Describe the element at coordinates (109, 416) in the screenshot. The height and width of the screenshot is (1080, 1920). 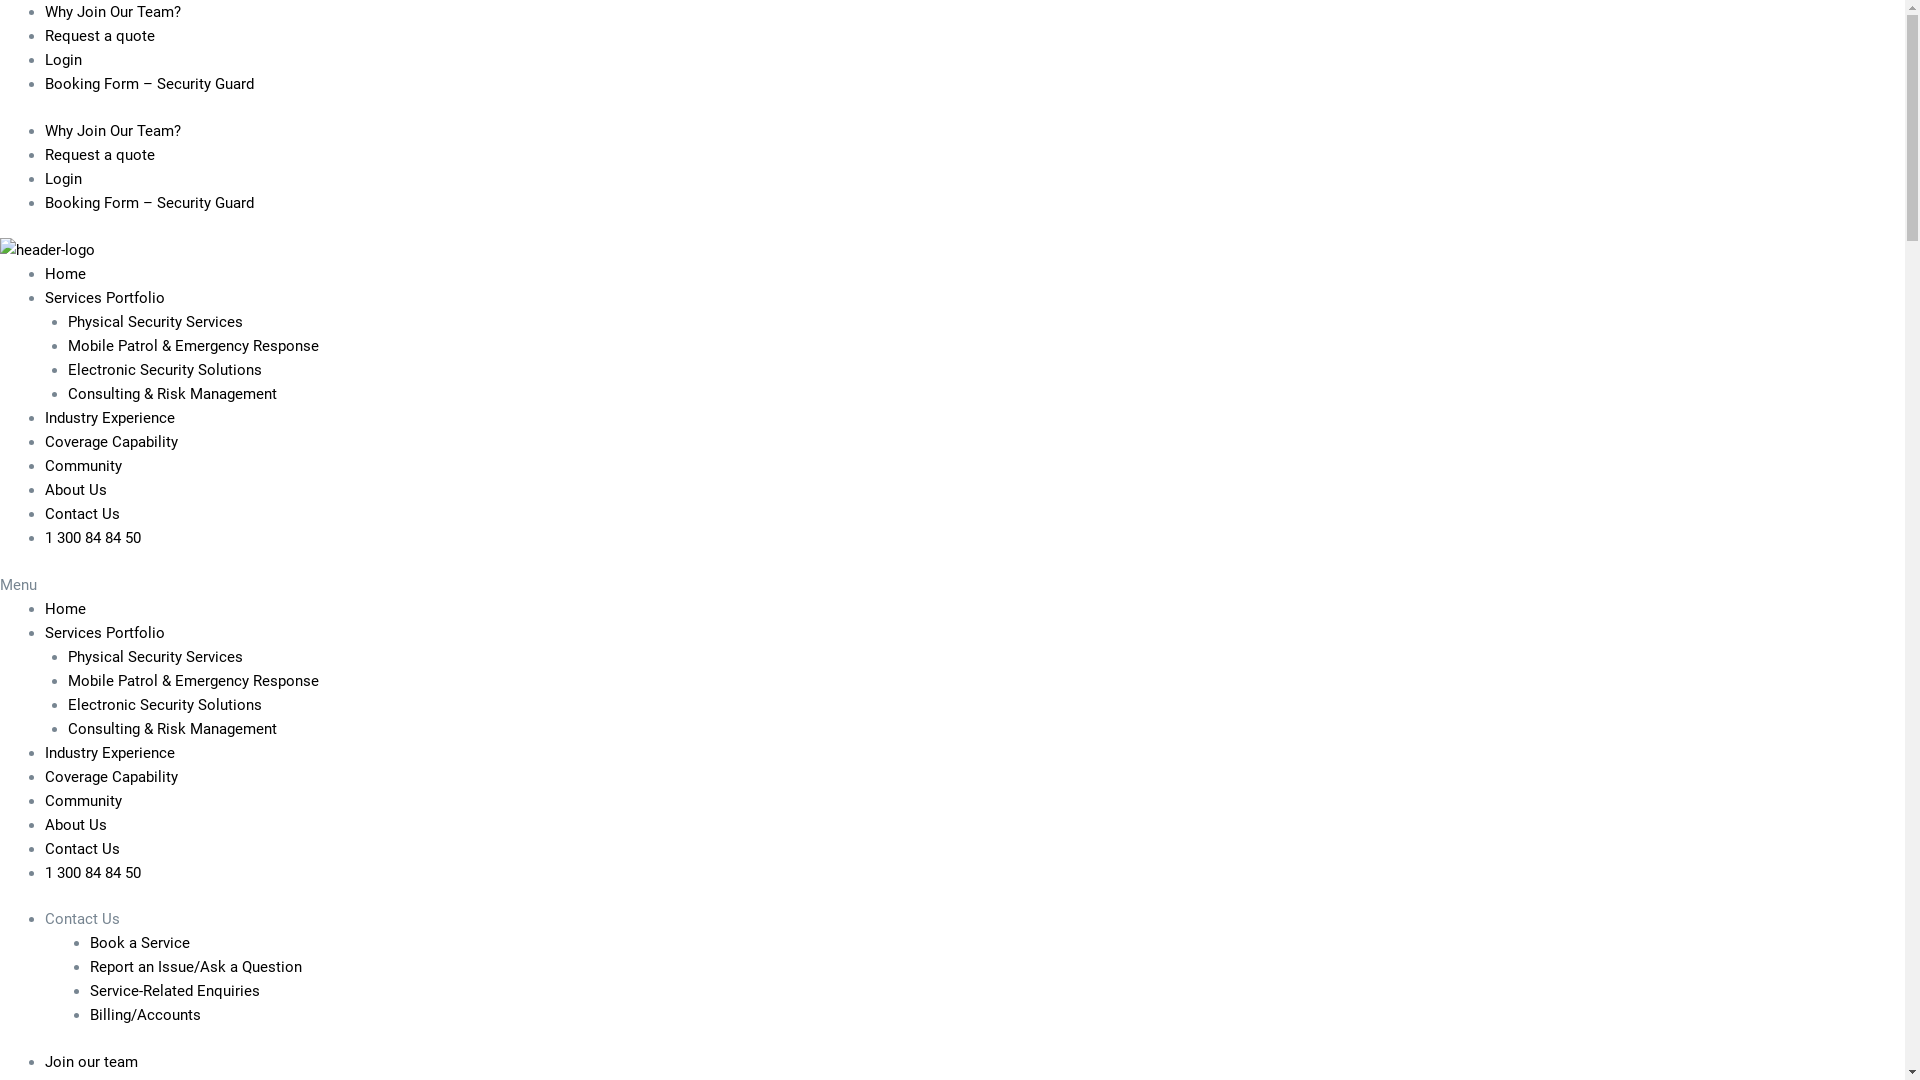
I see `'Industry Experience'` at that location.